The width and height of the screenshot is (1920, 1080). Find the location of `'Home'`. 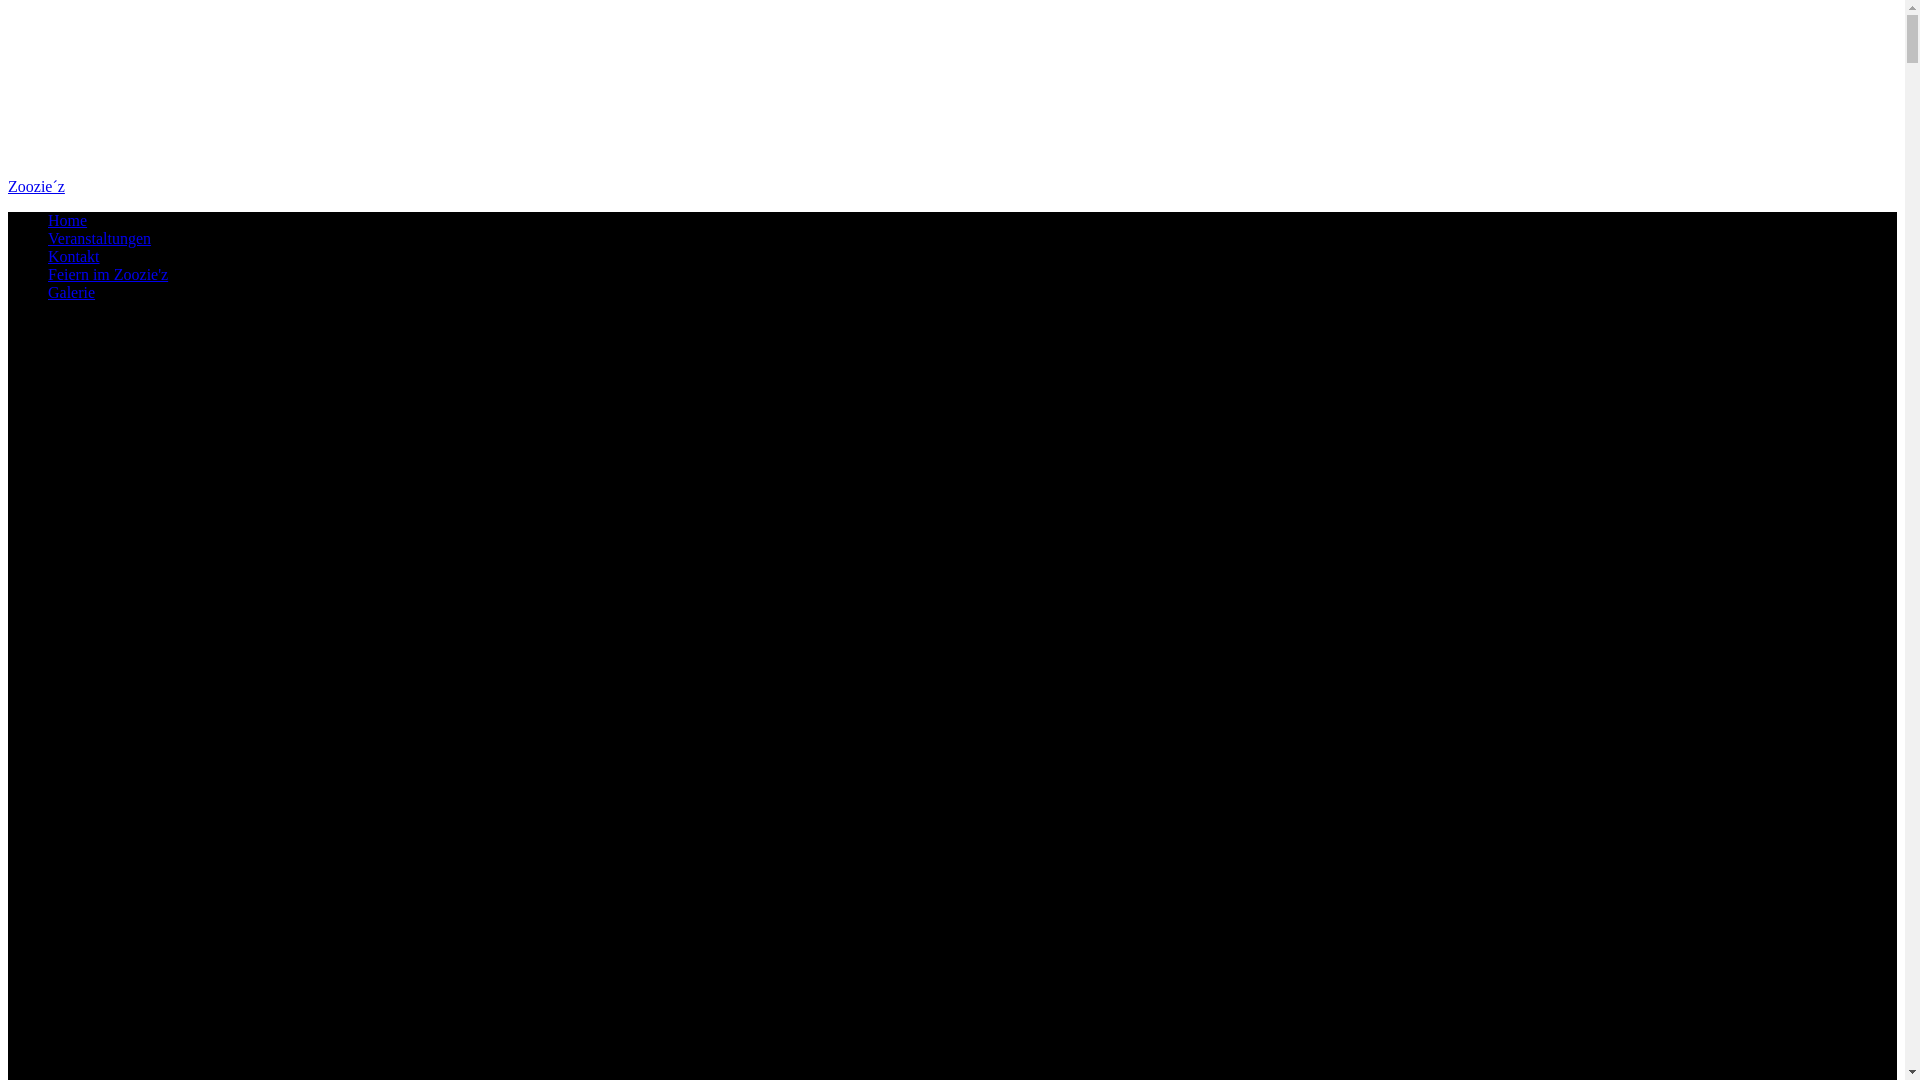

'Home' is located at coordinates (67, 220).